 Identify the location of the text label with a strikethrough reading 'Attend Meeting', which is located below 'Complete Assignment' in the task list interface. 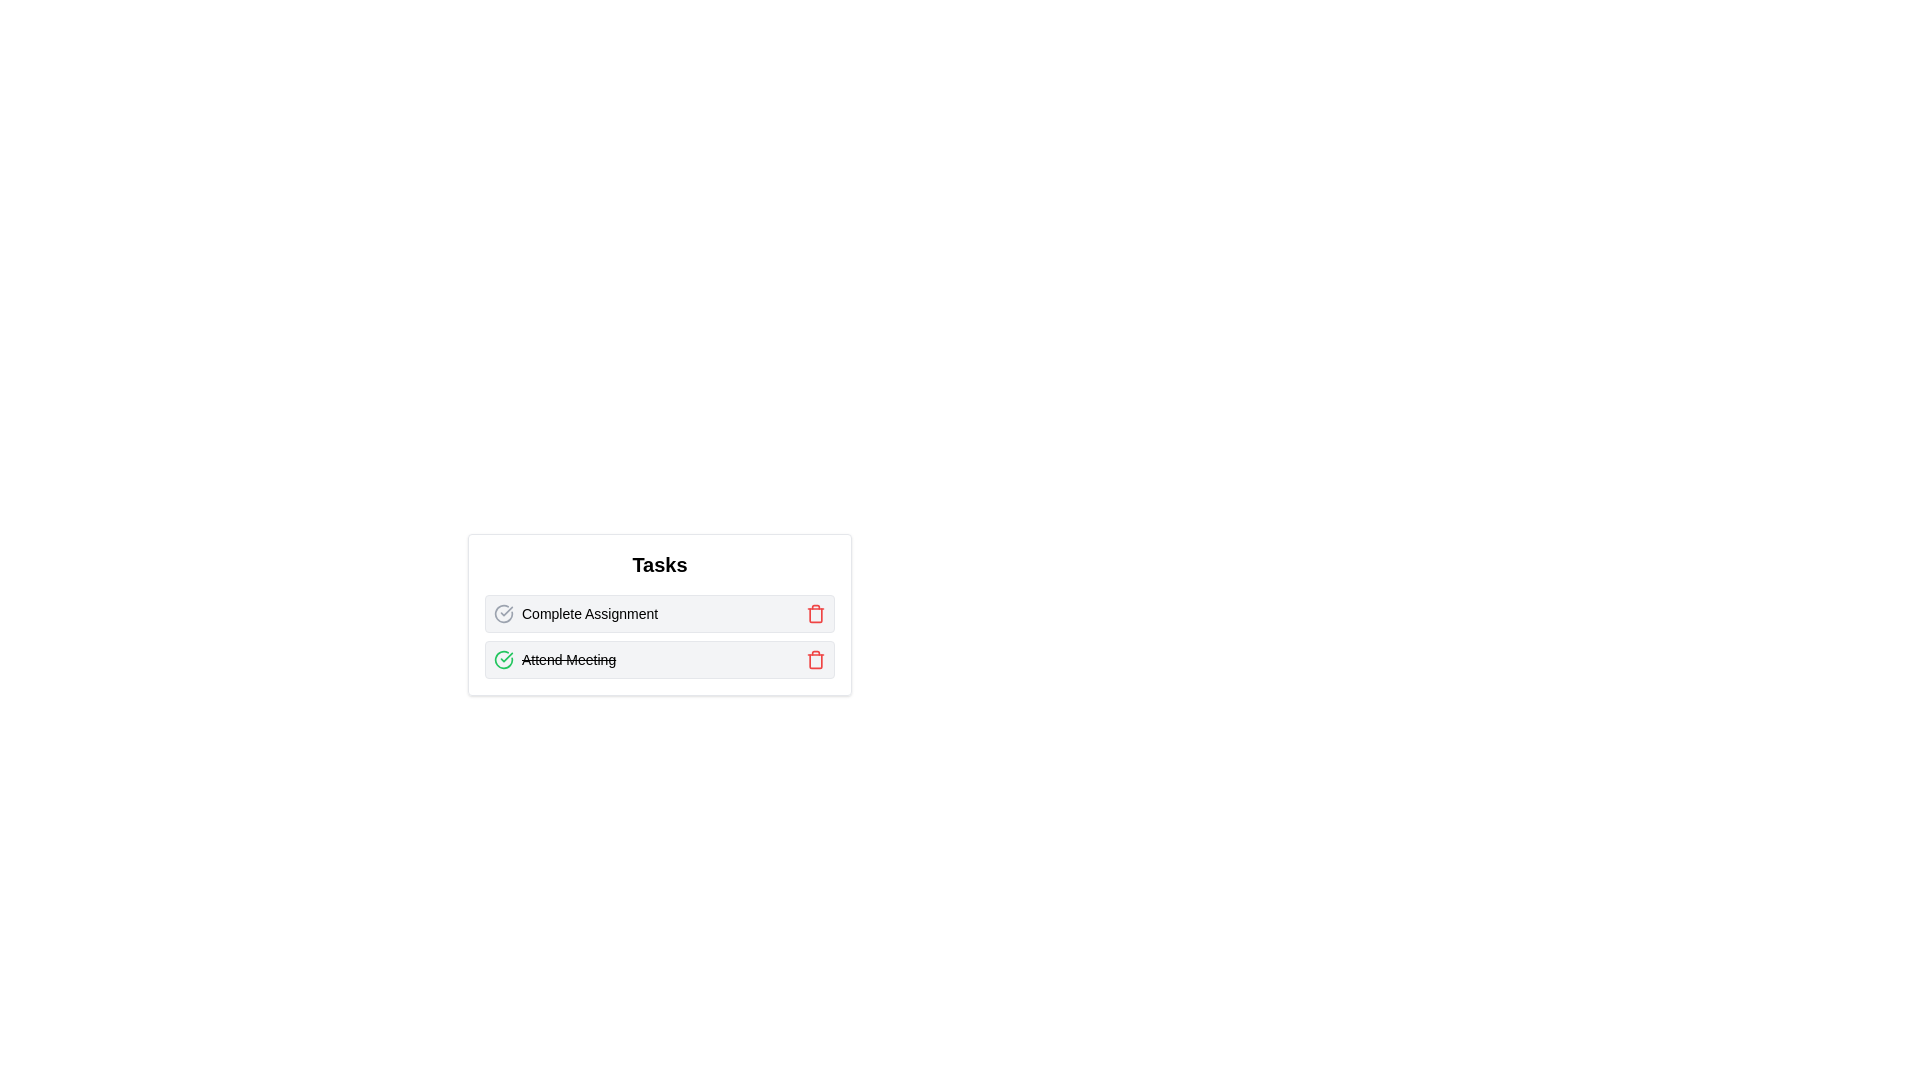
(568, 659).